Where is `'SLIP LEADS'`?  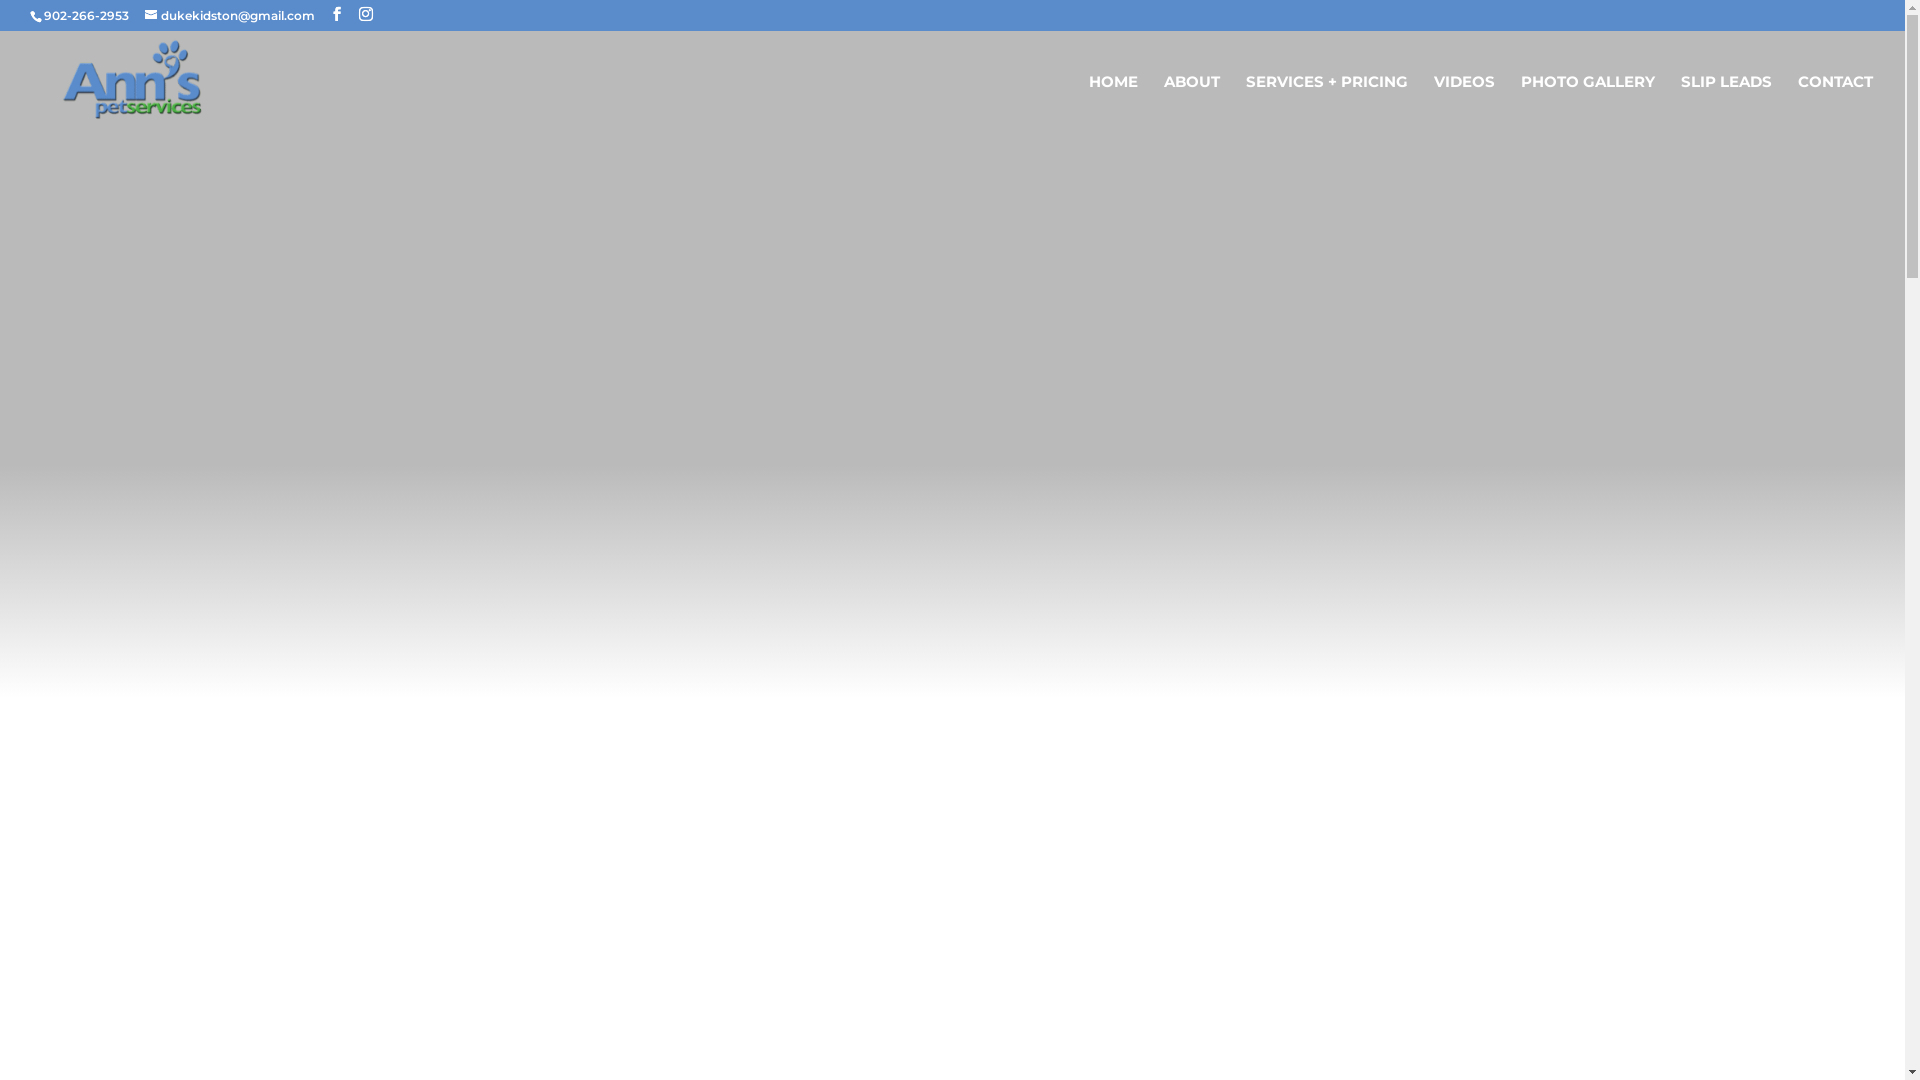
'SLIP LEADS' is located at coordinates (1725, 104).